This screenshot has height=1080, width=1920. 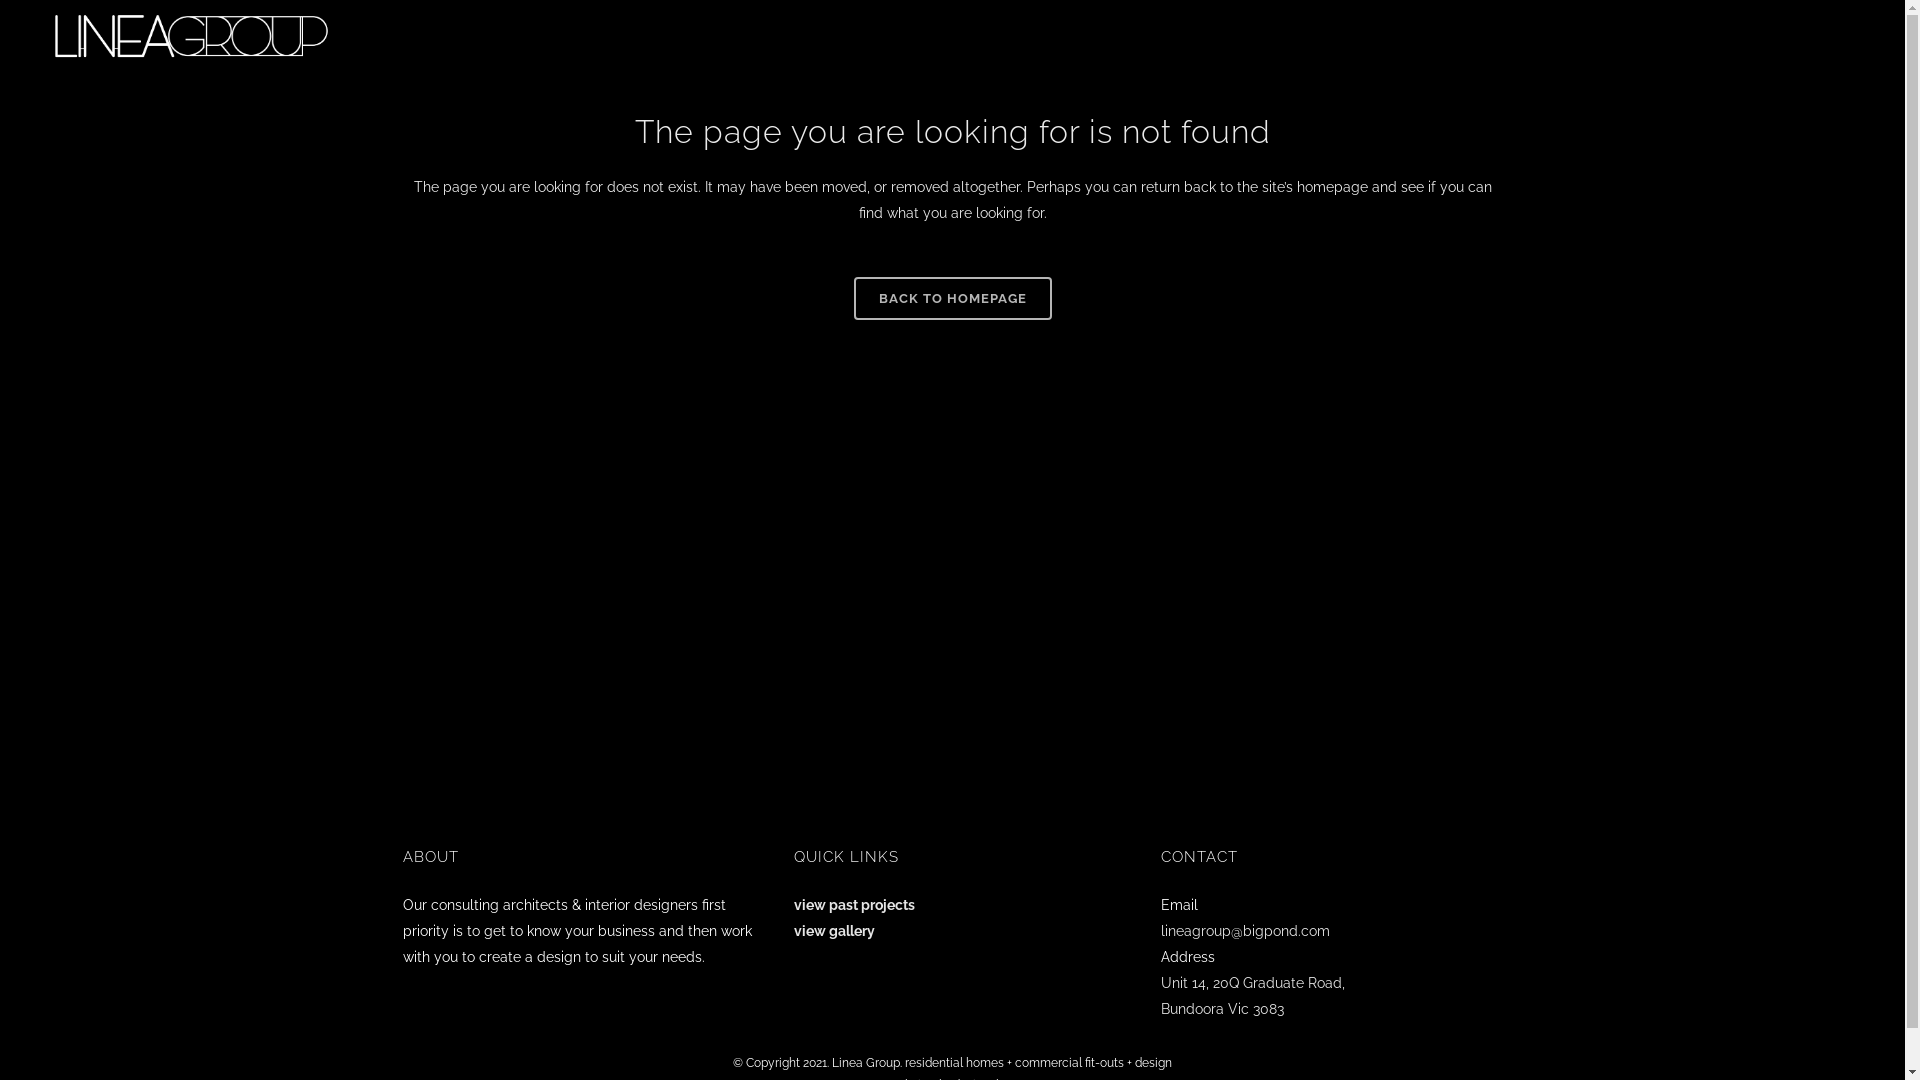 I want to click on 'BACK TO HOMEPAGE', so click(x=952, y=298).